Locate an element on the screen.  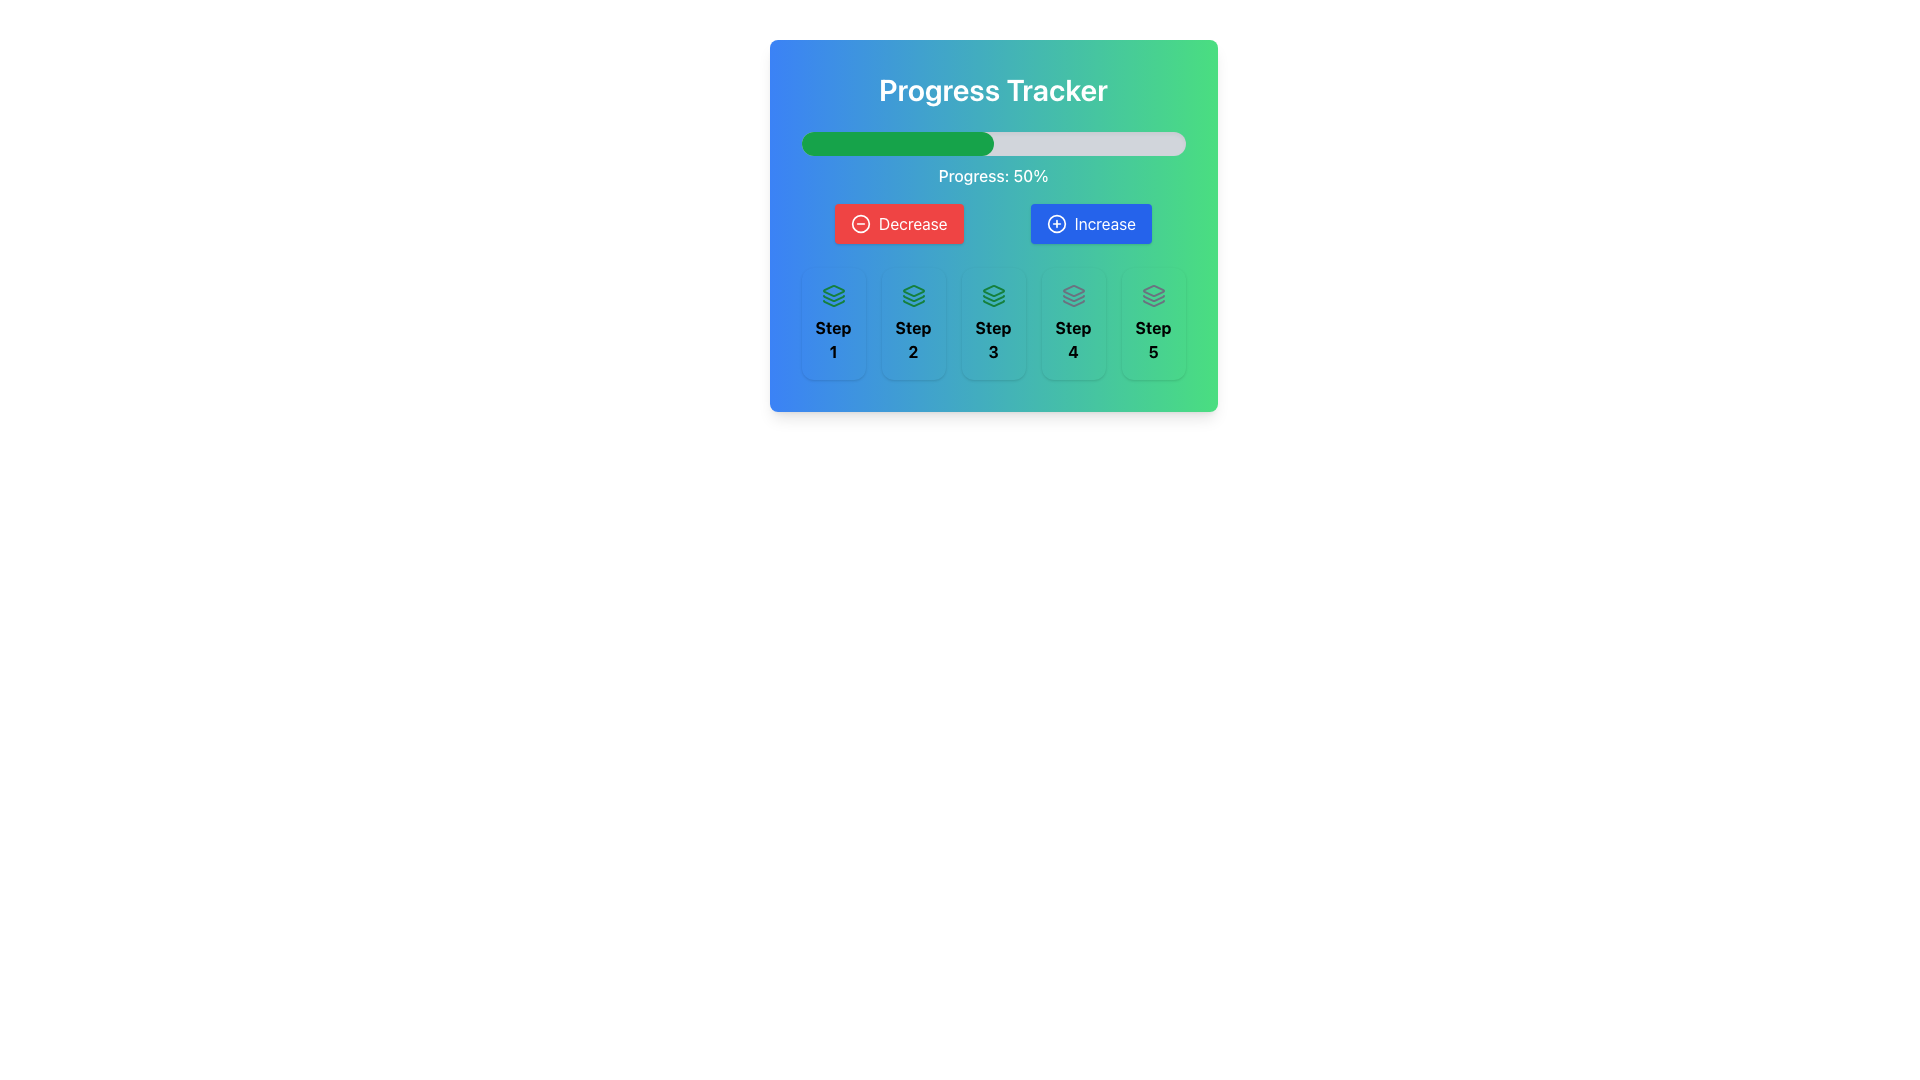
the topmost layer of the three-layer icon structure located within the rightmost 'Step 5' button in the 'Progress Tracker' card is located at coordinates (1153, 290).